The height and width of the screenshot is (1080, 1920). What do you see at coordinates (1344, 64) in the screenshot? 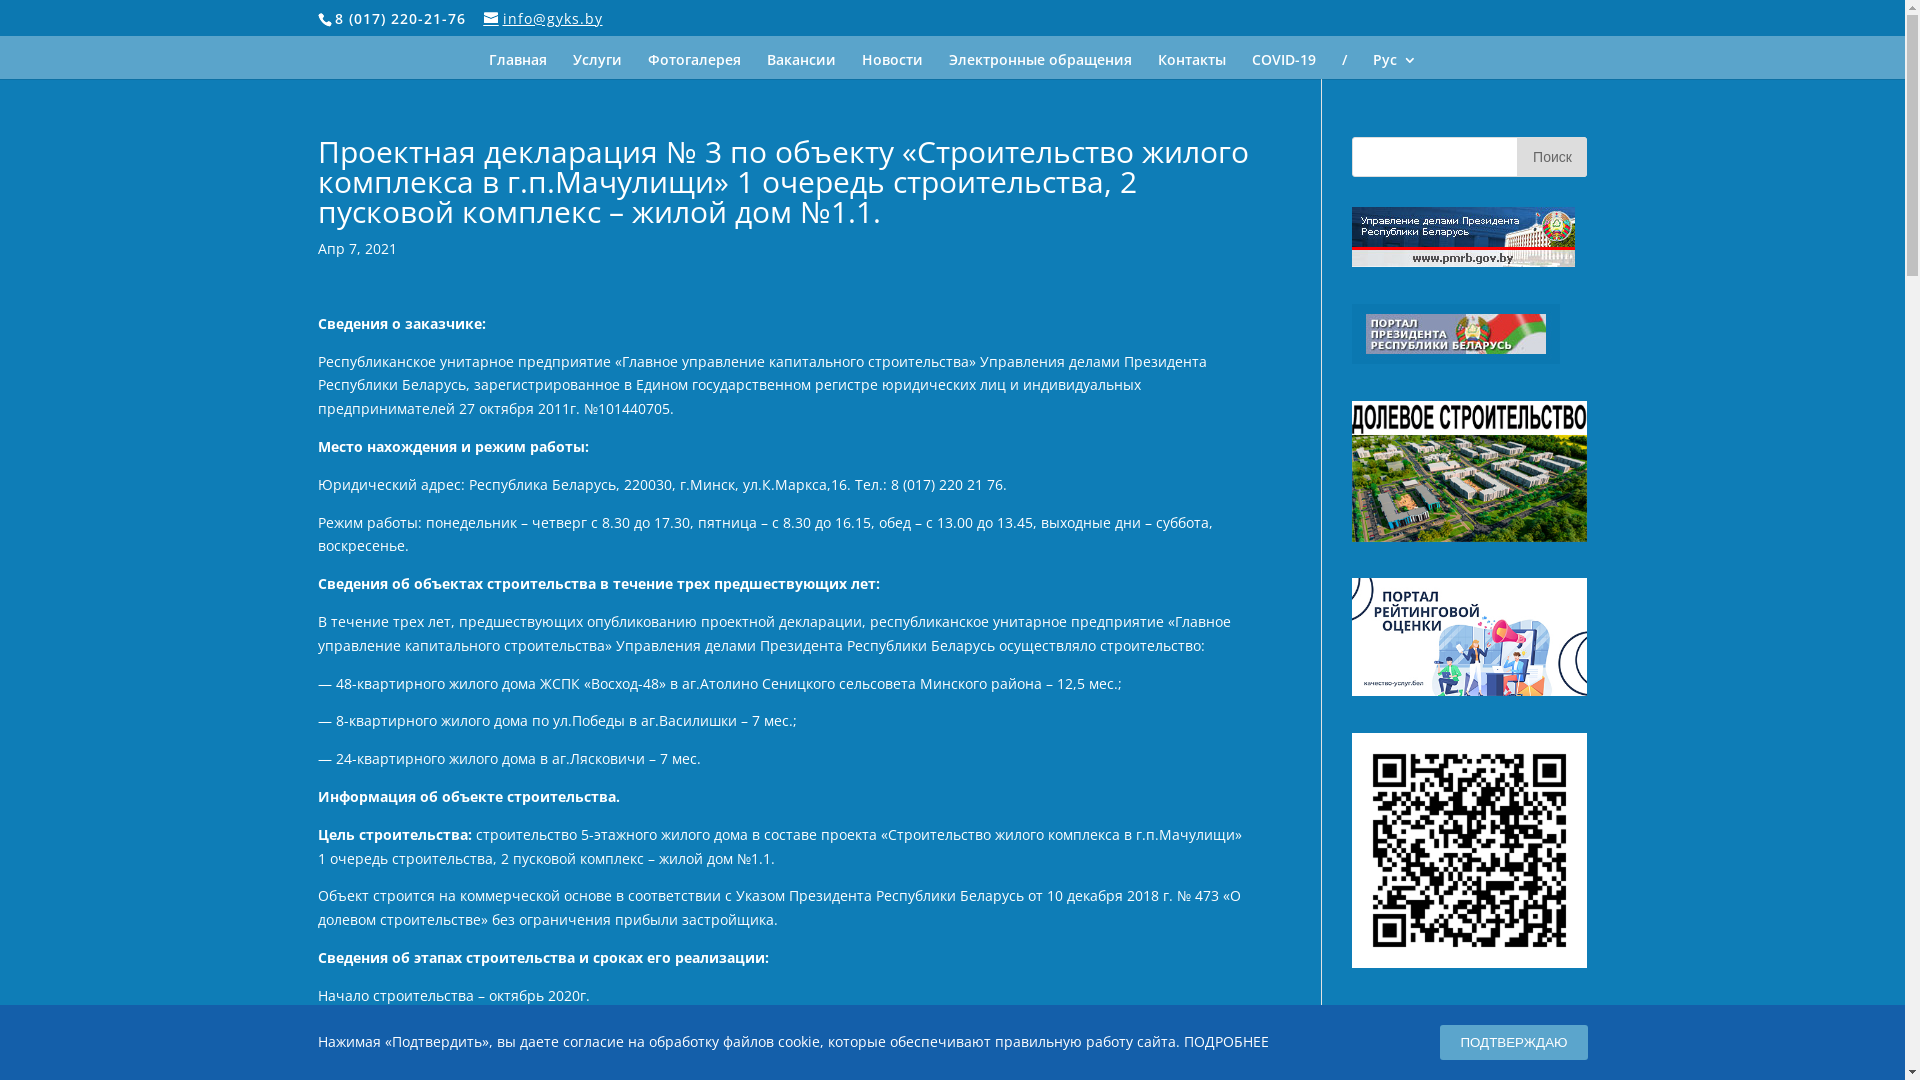
I see `'/'` at bounding box center [1344, 64].